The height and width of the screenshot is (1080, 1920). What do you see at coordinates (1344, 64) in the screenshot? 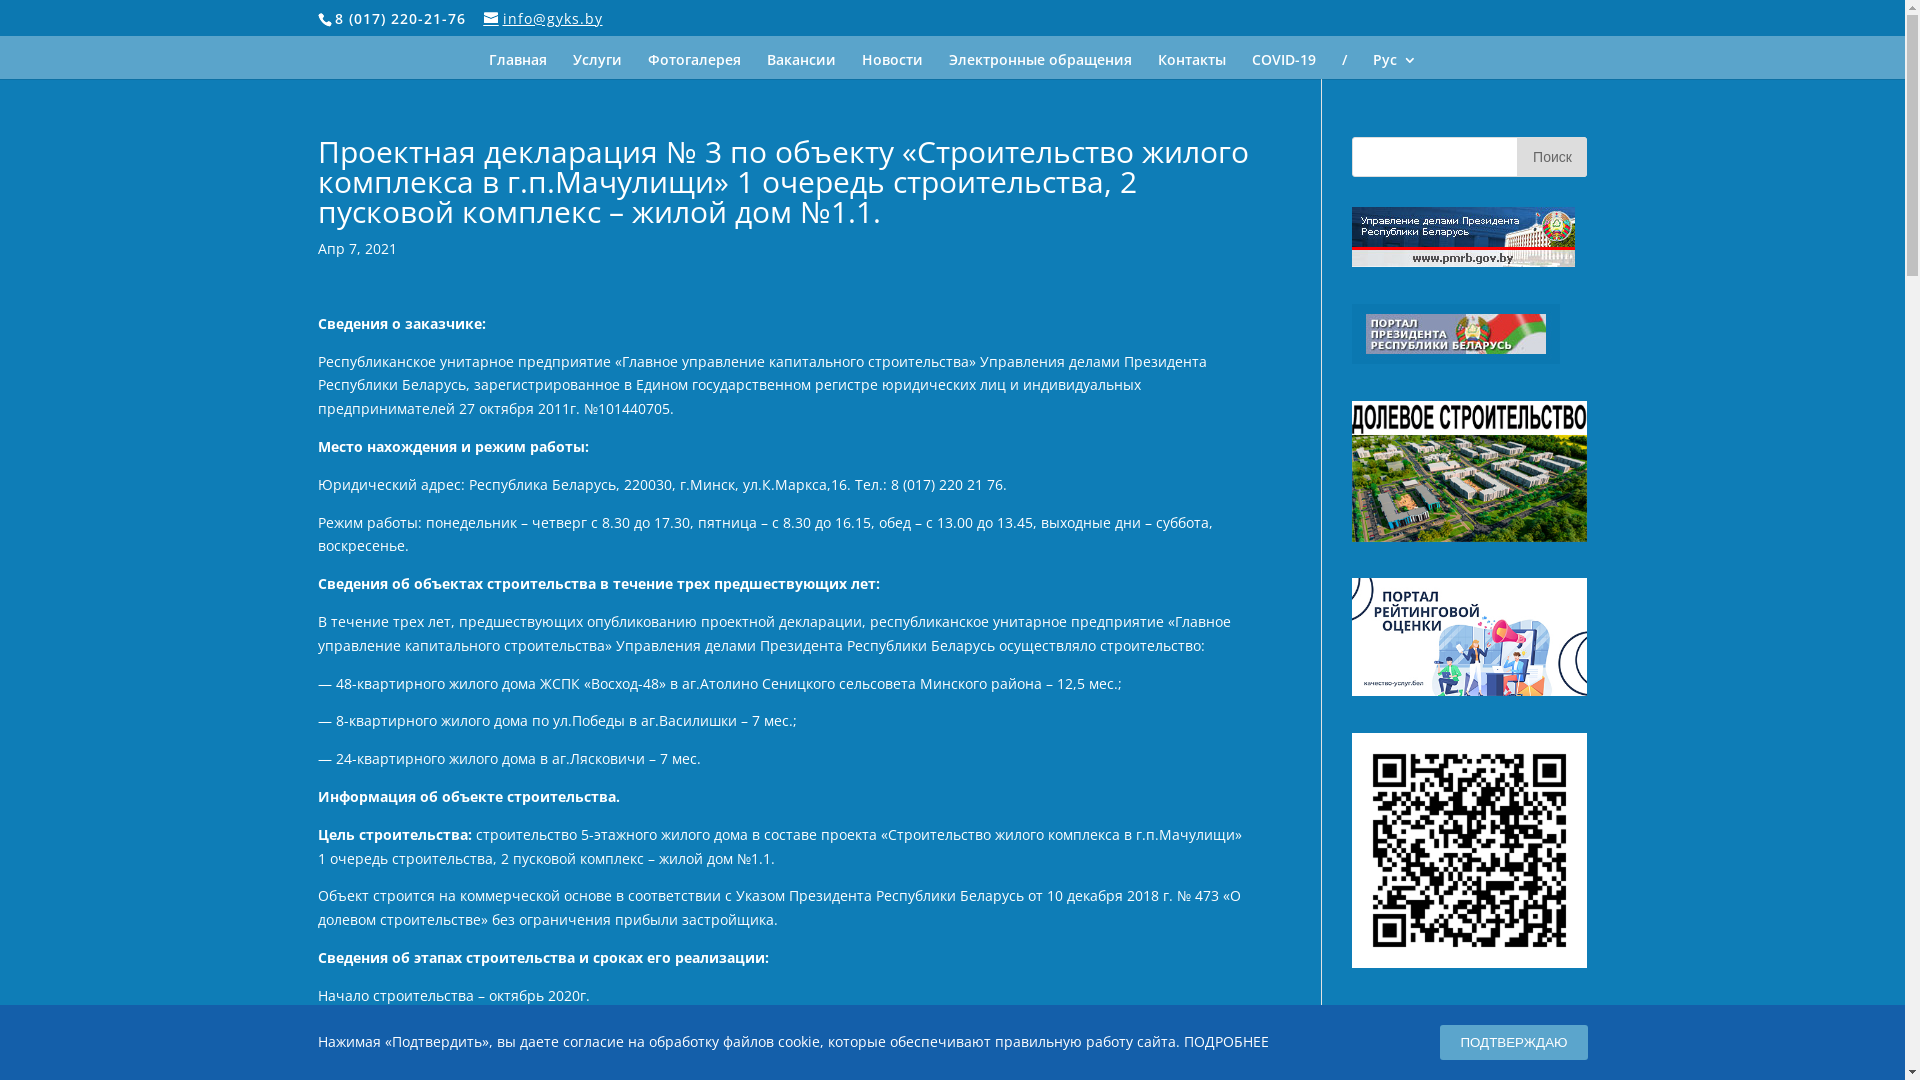
I see `'/'` at bounding box center [1344, 64].